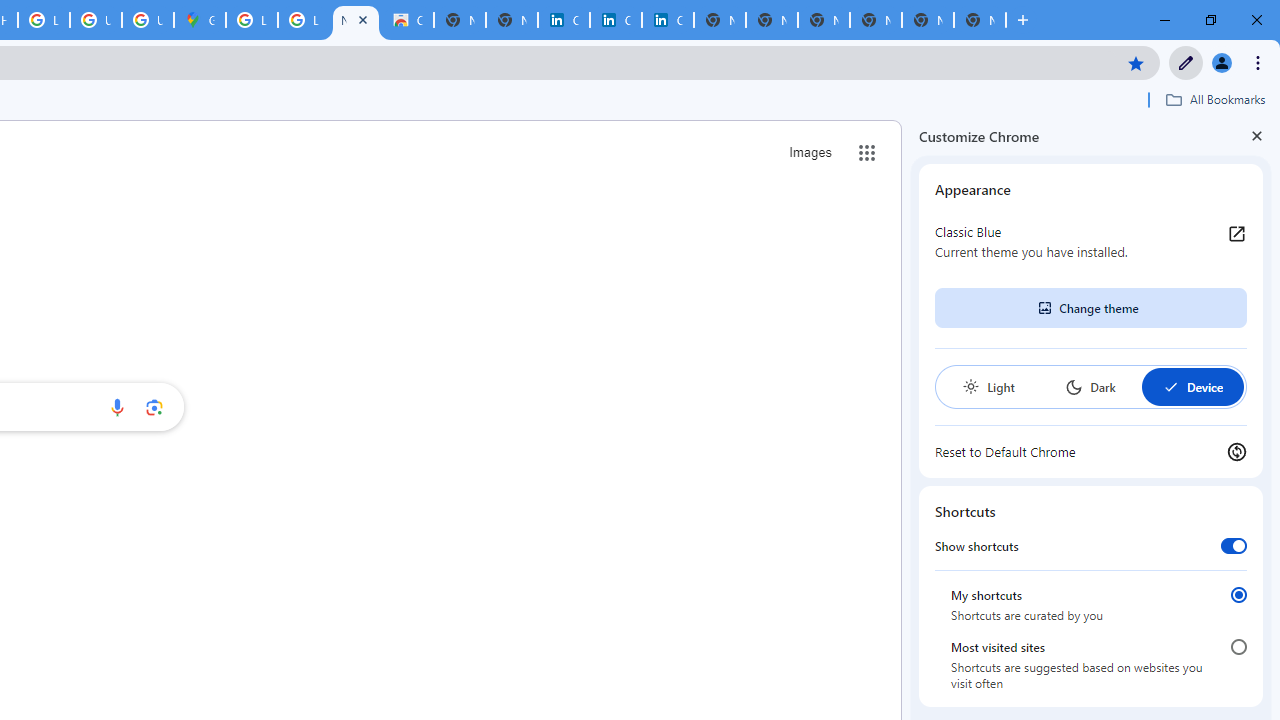 This screenshot has width=1280, height=720. Describe the element at coordinates (615, 20) in the screenshot. I see `'Cookie Policy | LinkedIn'` at that location.